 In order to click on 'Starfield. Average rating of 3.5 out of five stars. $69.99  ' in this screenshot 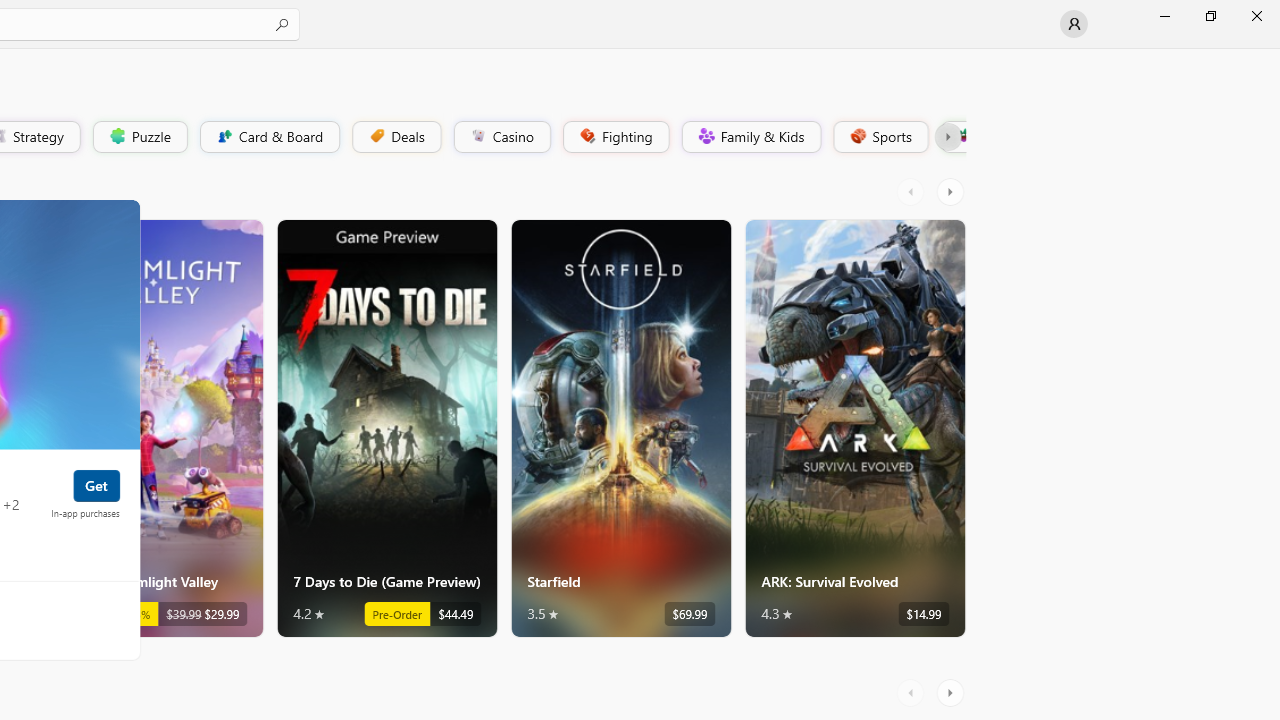, I will do `click(619, 427)`.